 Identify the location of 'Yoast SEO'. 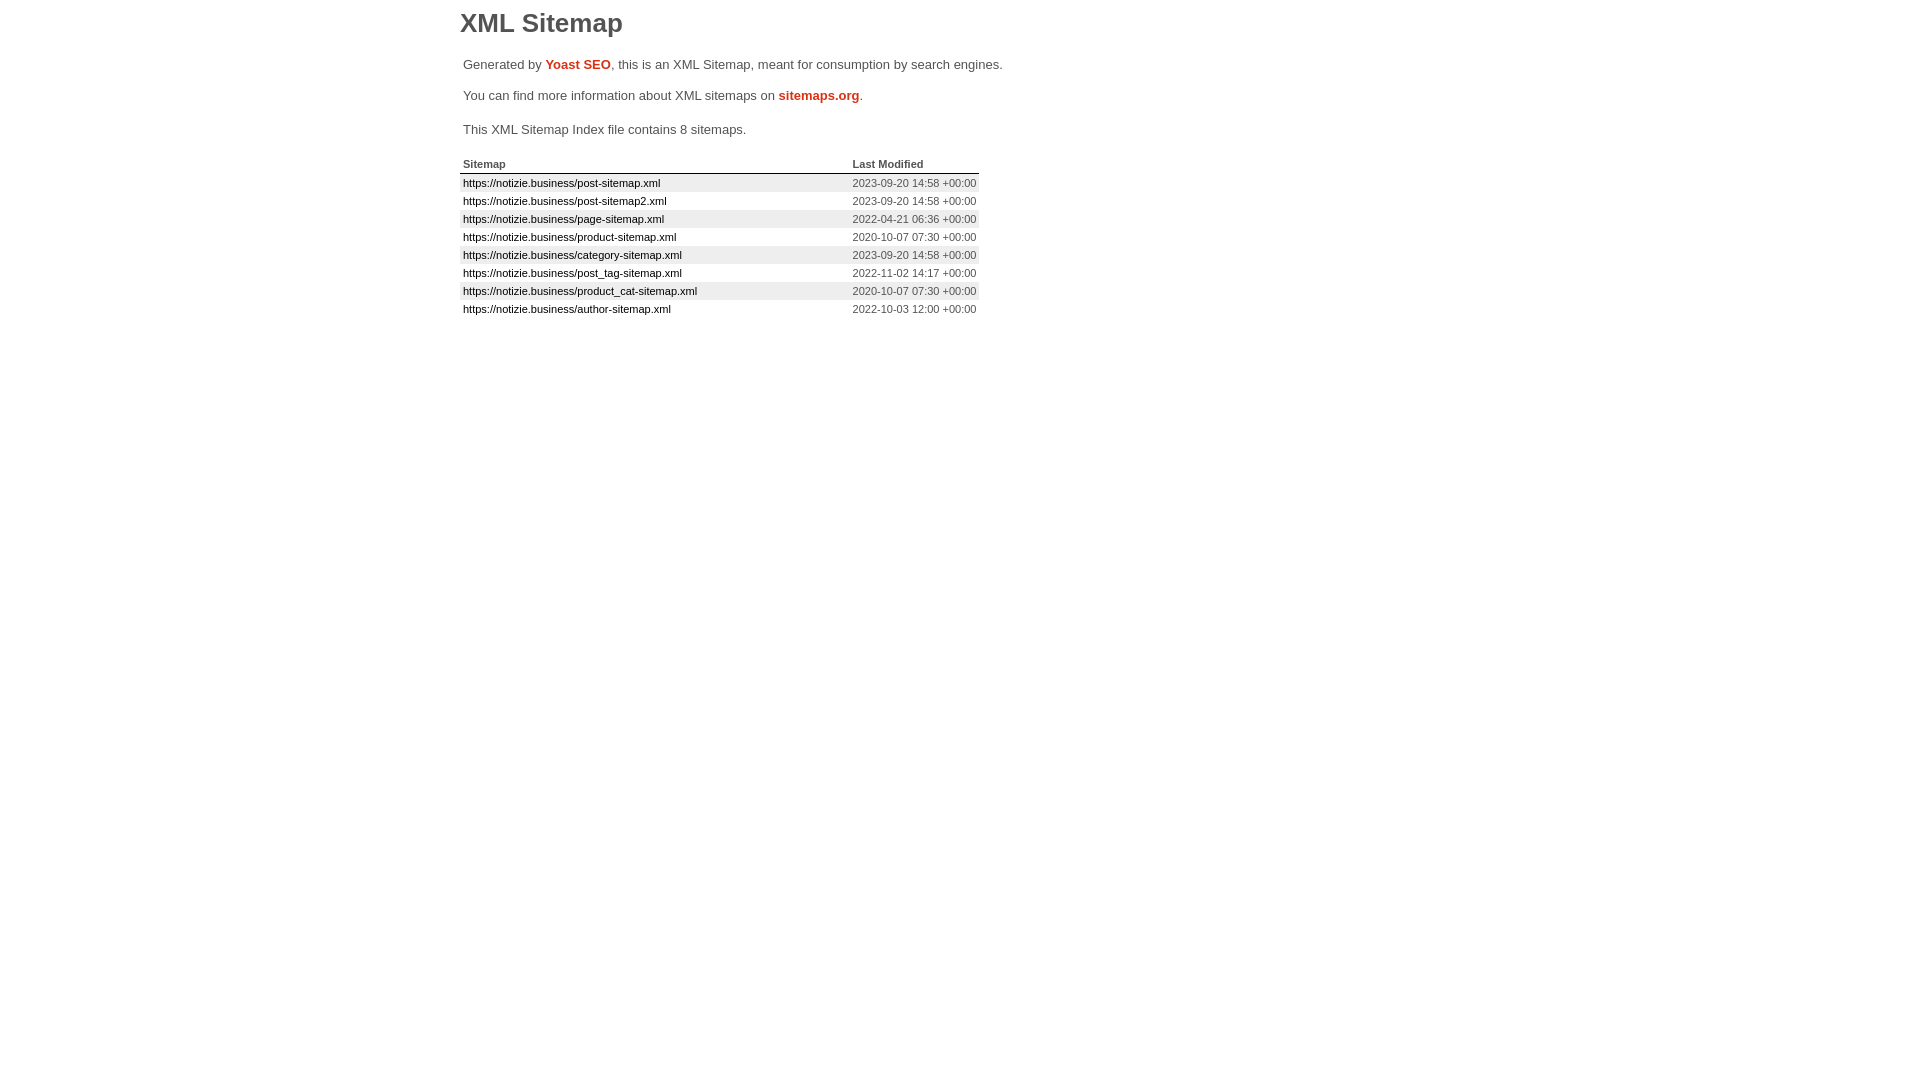
(576, 63).